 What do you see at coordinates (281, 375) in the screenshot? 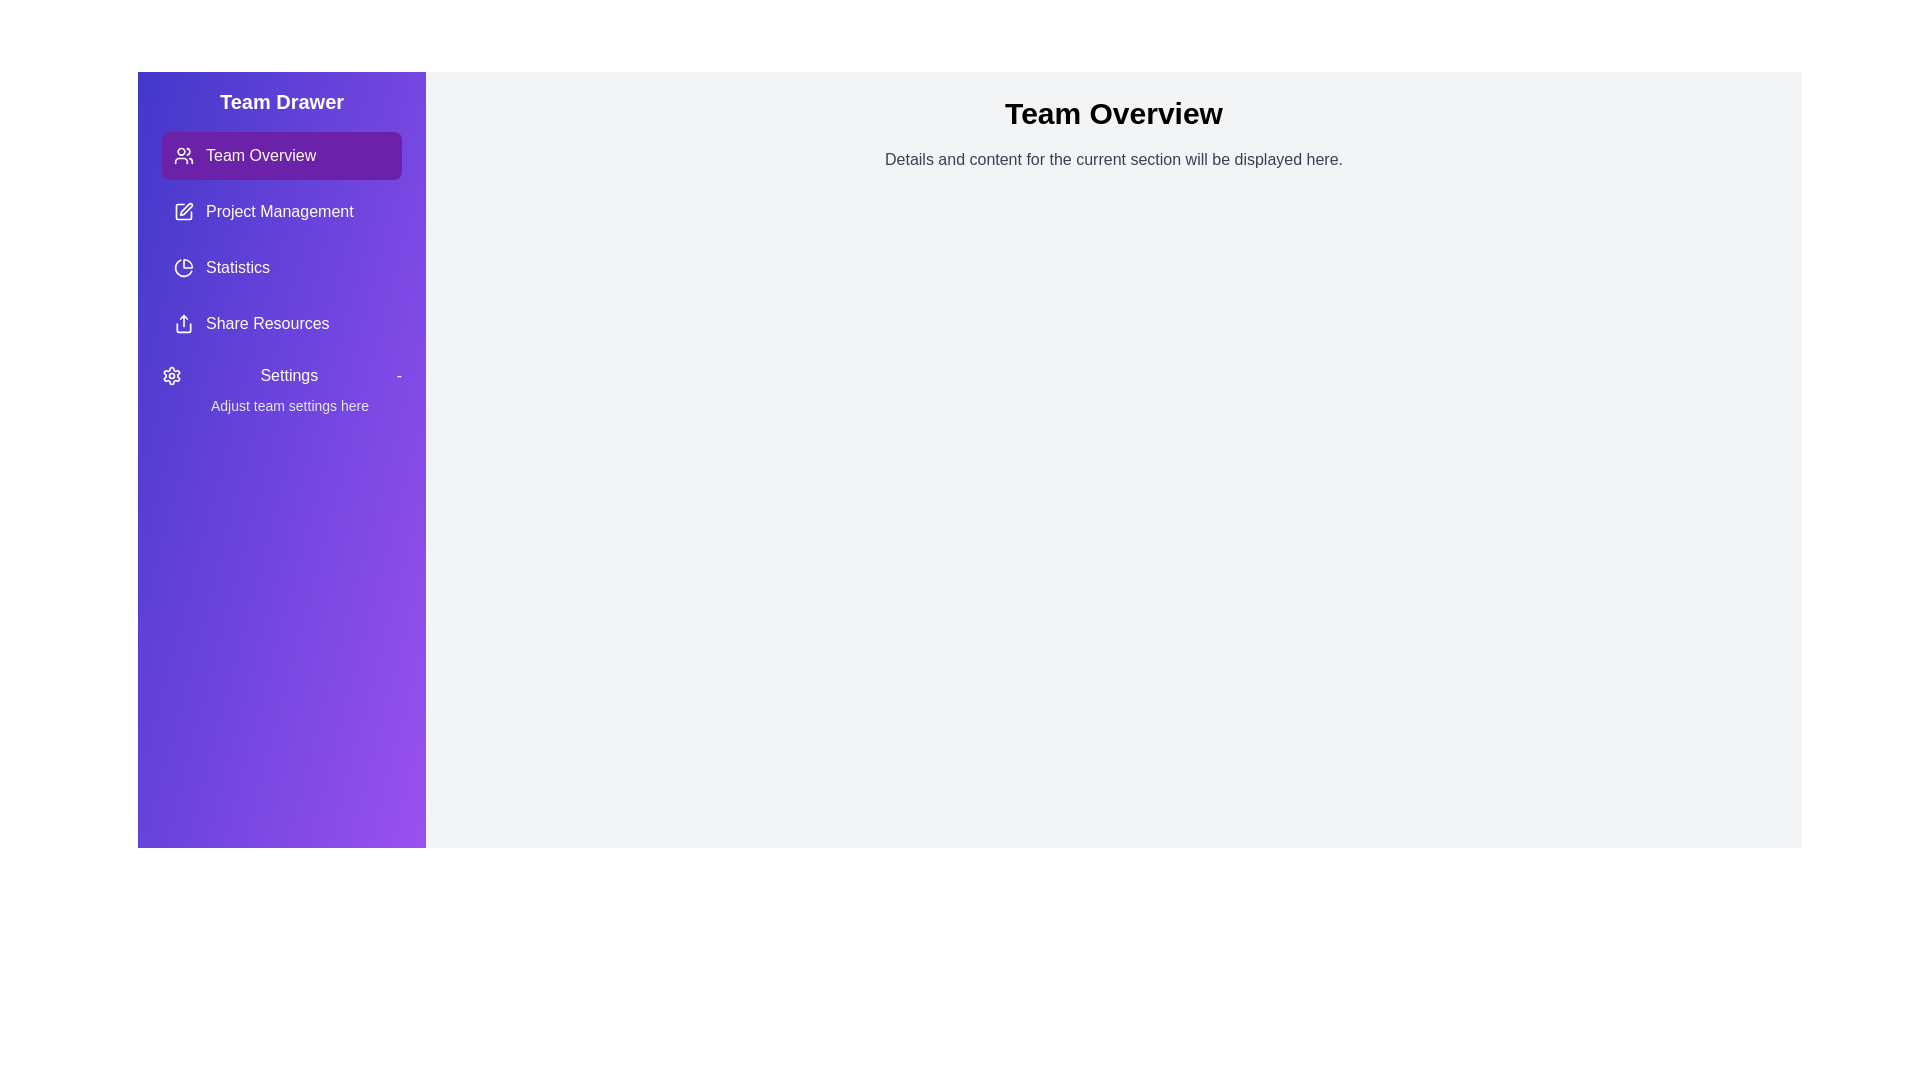
I see `the settings toggle button to expand or collapse the settings section` at bounding box center [281, 375].